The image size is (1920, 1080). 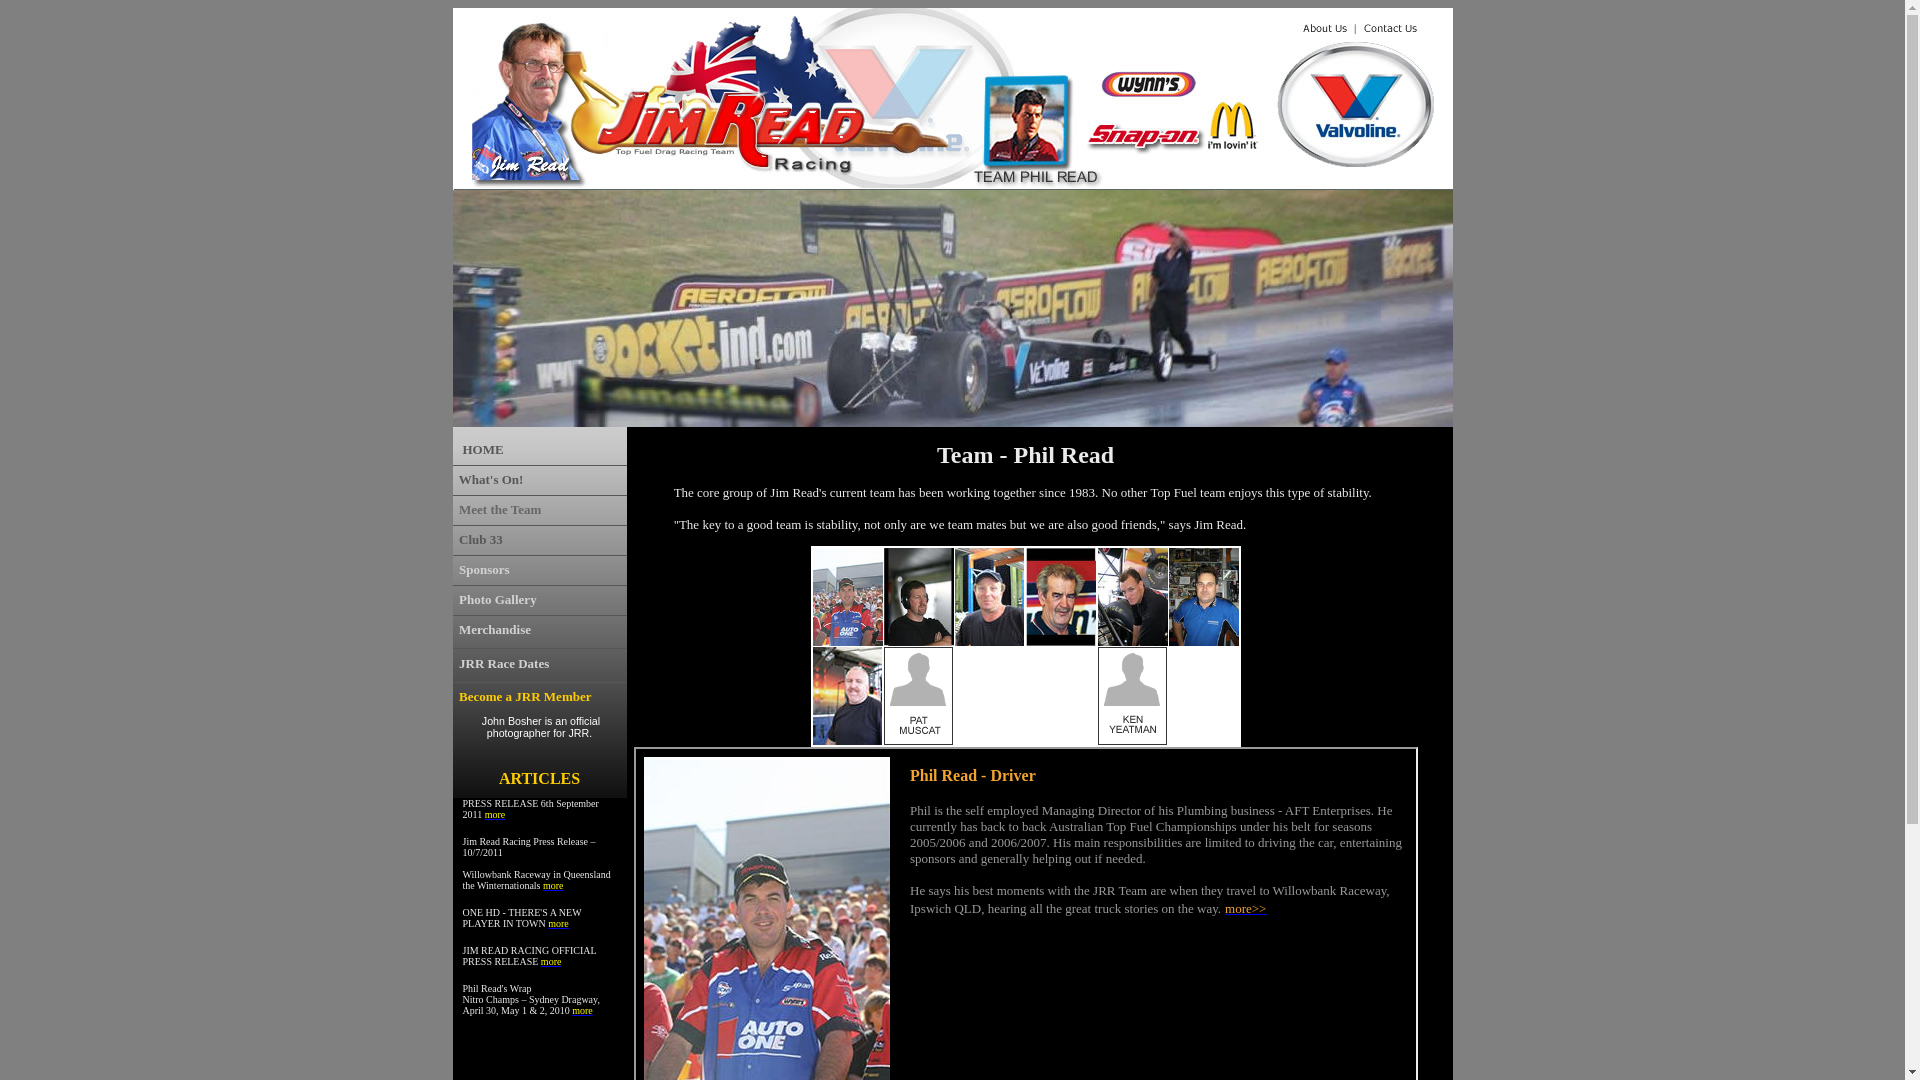 What do you see at coordinates (504, 663) in the screenshot?
I see `'JRR Race Dates'` at bounding box center [504, 663].